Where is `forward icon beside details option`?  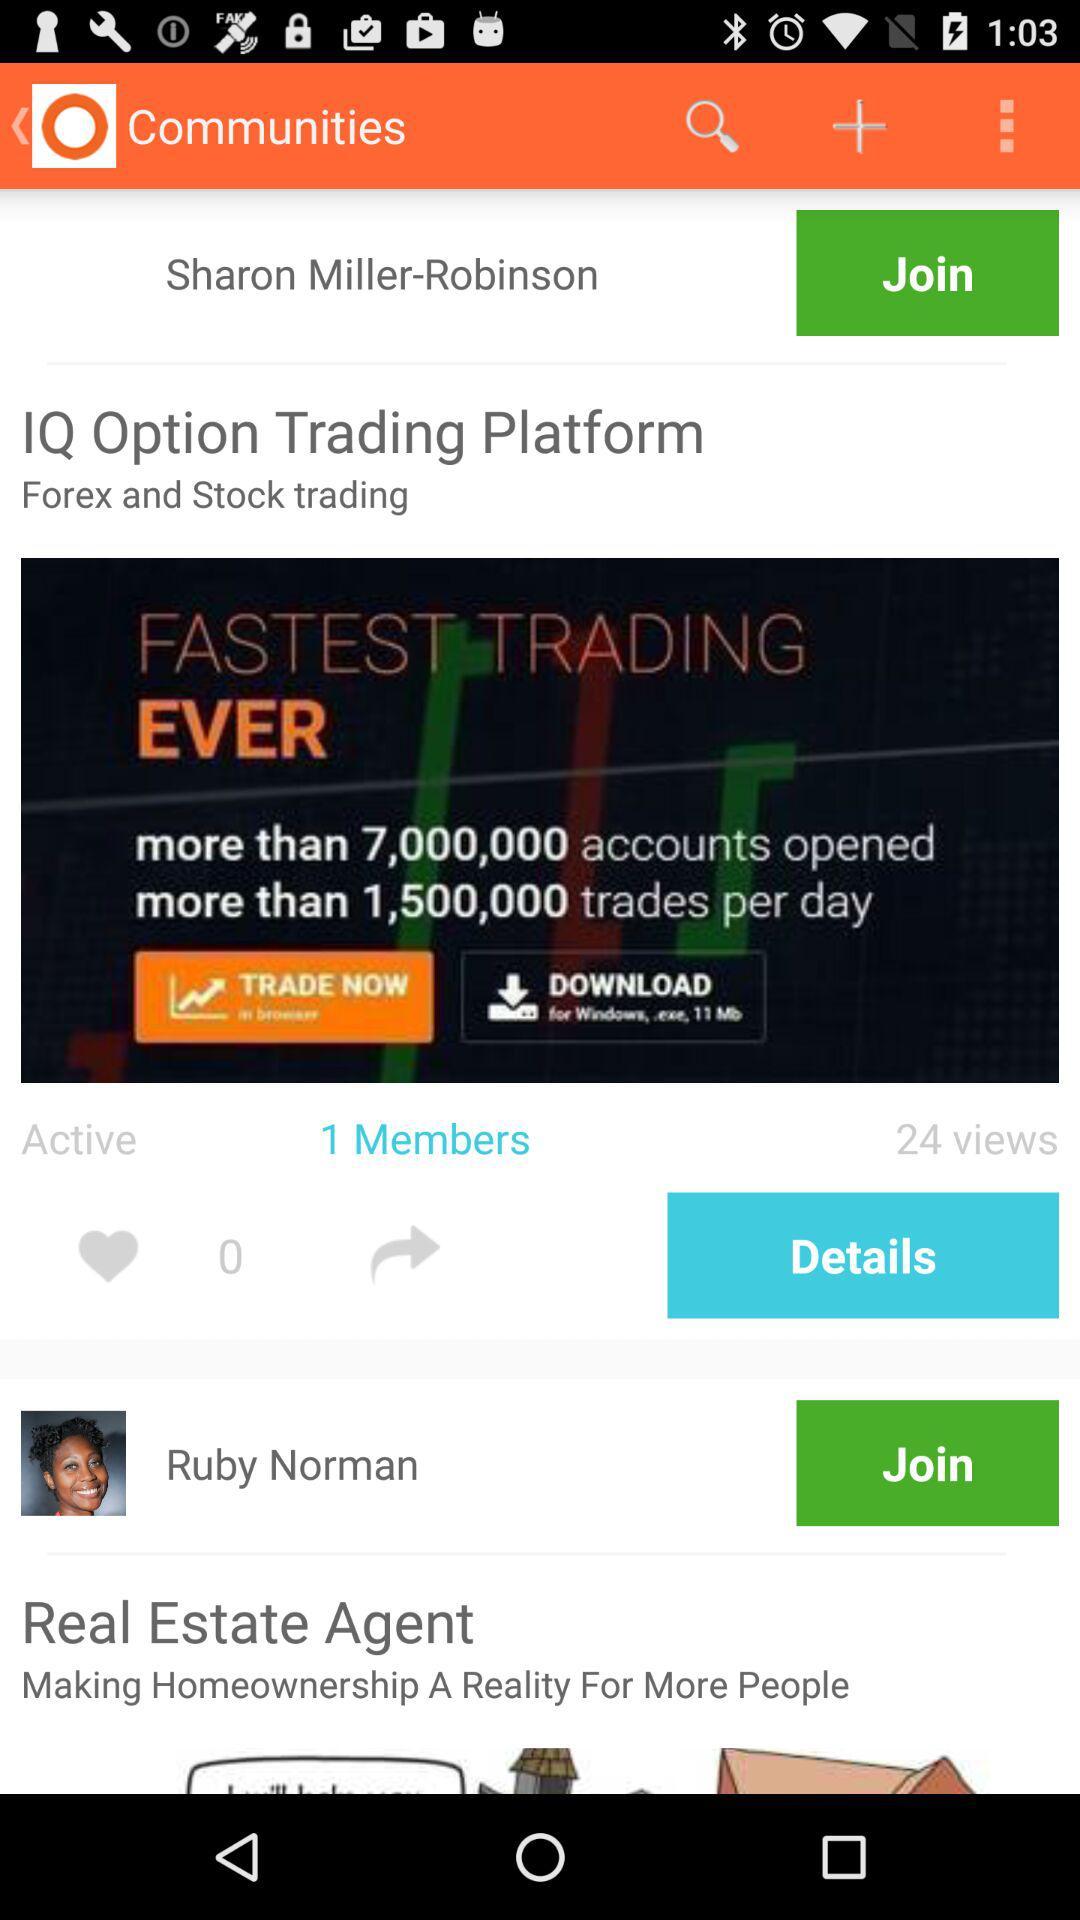
forward icon beside details option is located at coordinates (518, 1255).